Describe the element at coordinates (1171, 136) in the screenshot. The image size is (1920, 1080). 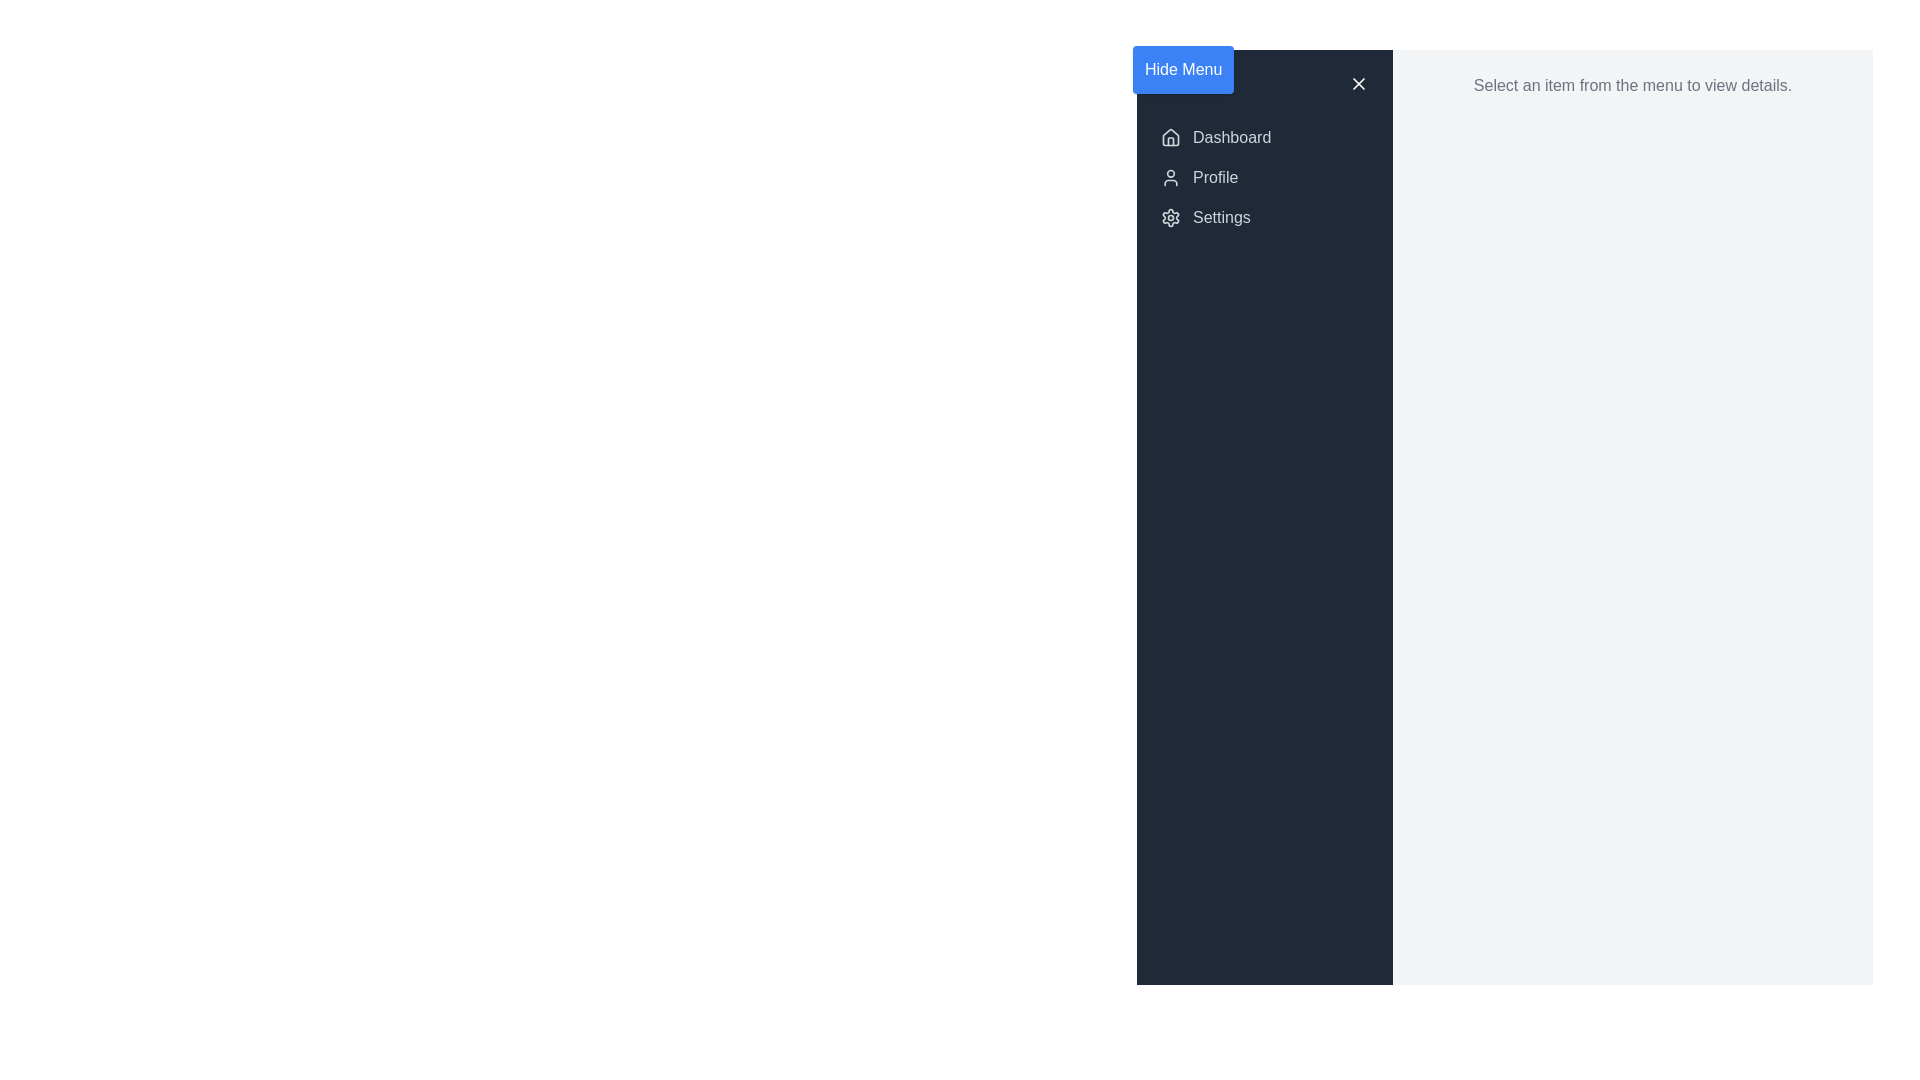
I see `house icon SVG element in the left-side navigation menu that corresponds to the 'Dashboard' option by opening developer tools` at that location.